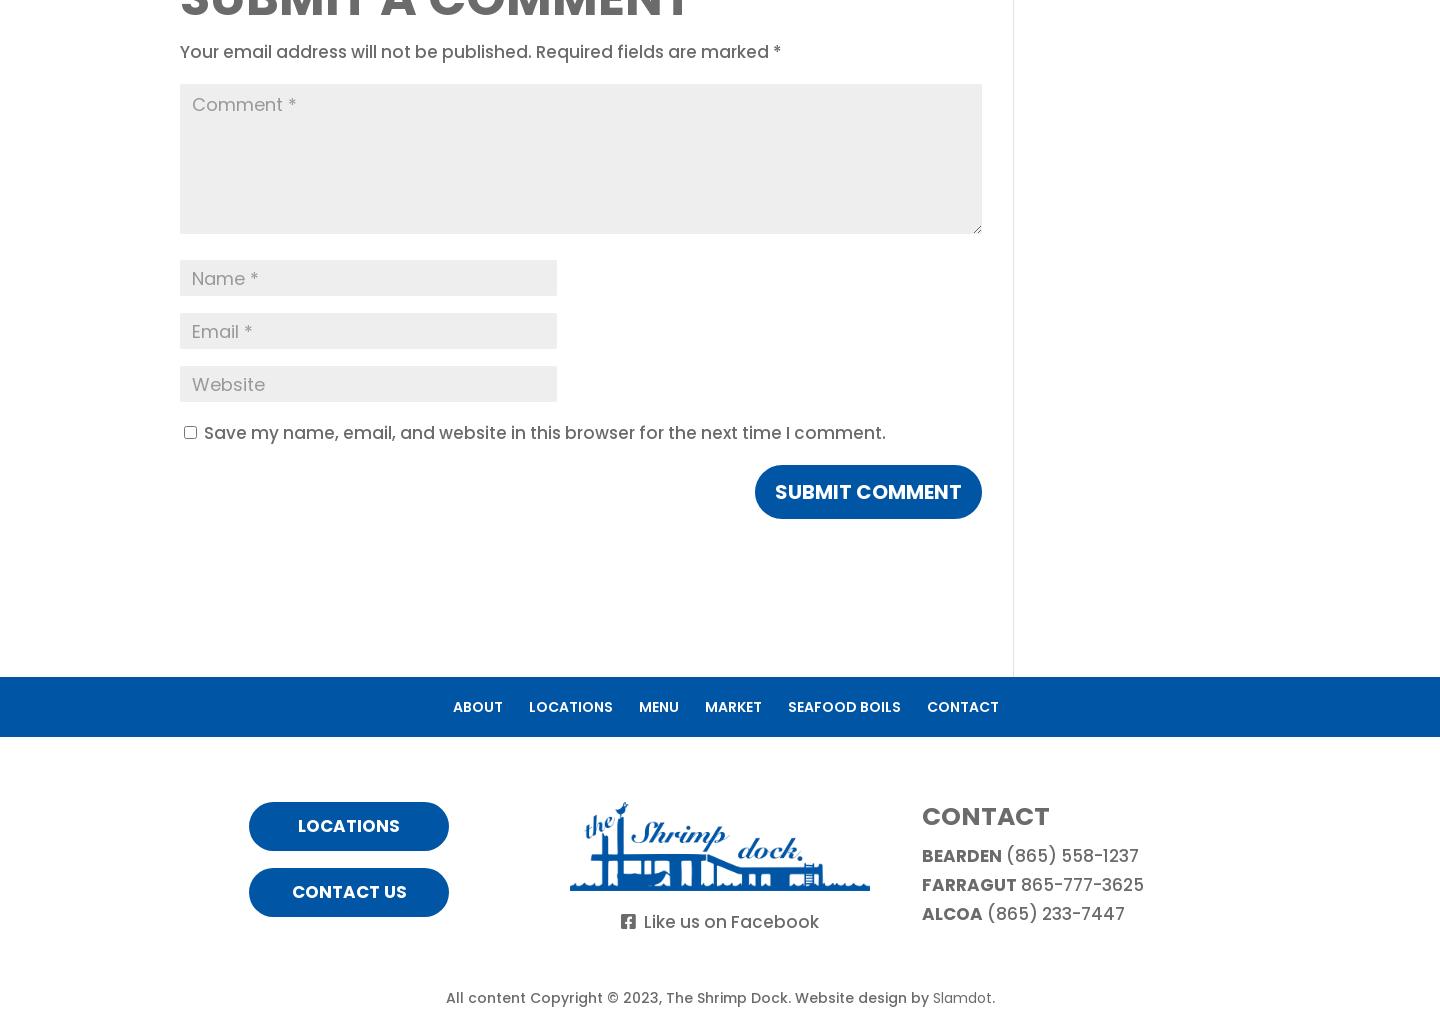 The image size is (1440, 1027). What do you see at coordinates (960, 854) in the screenshot?
I see `'BEARDEN'` at bounding box center [960, 854].